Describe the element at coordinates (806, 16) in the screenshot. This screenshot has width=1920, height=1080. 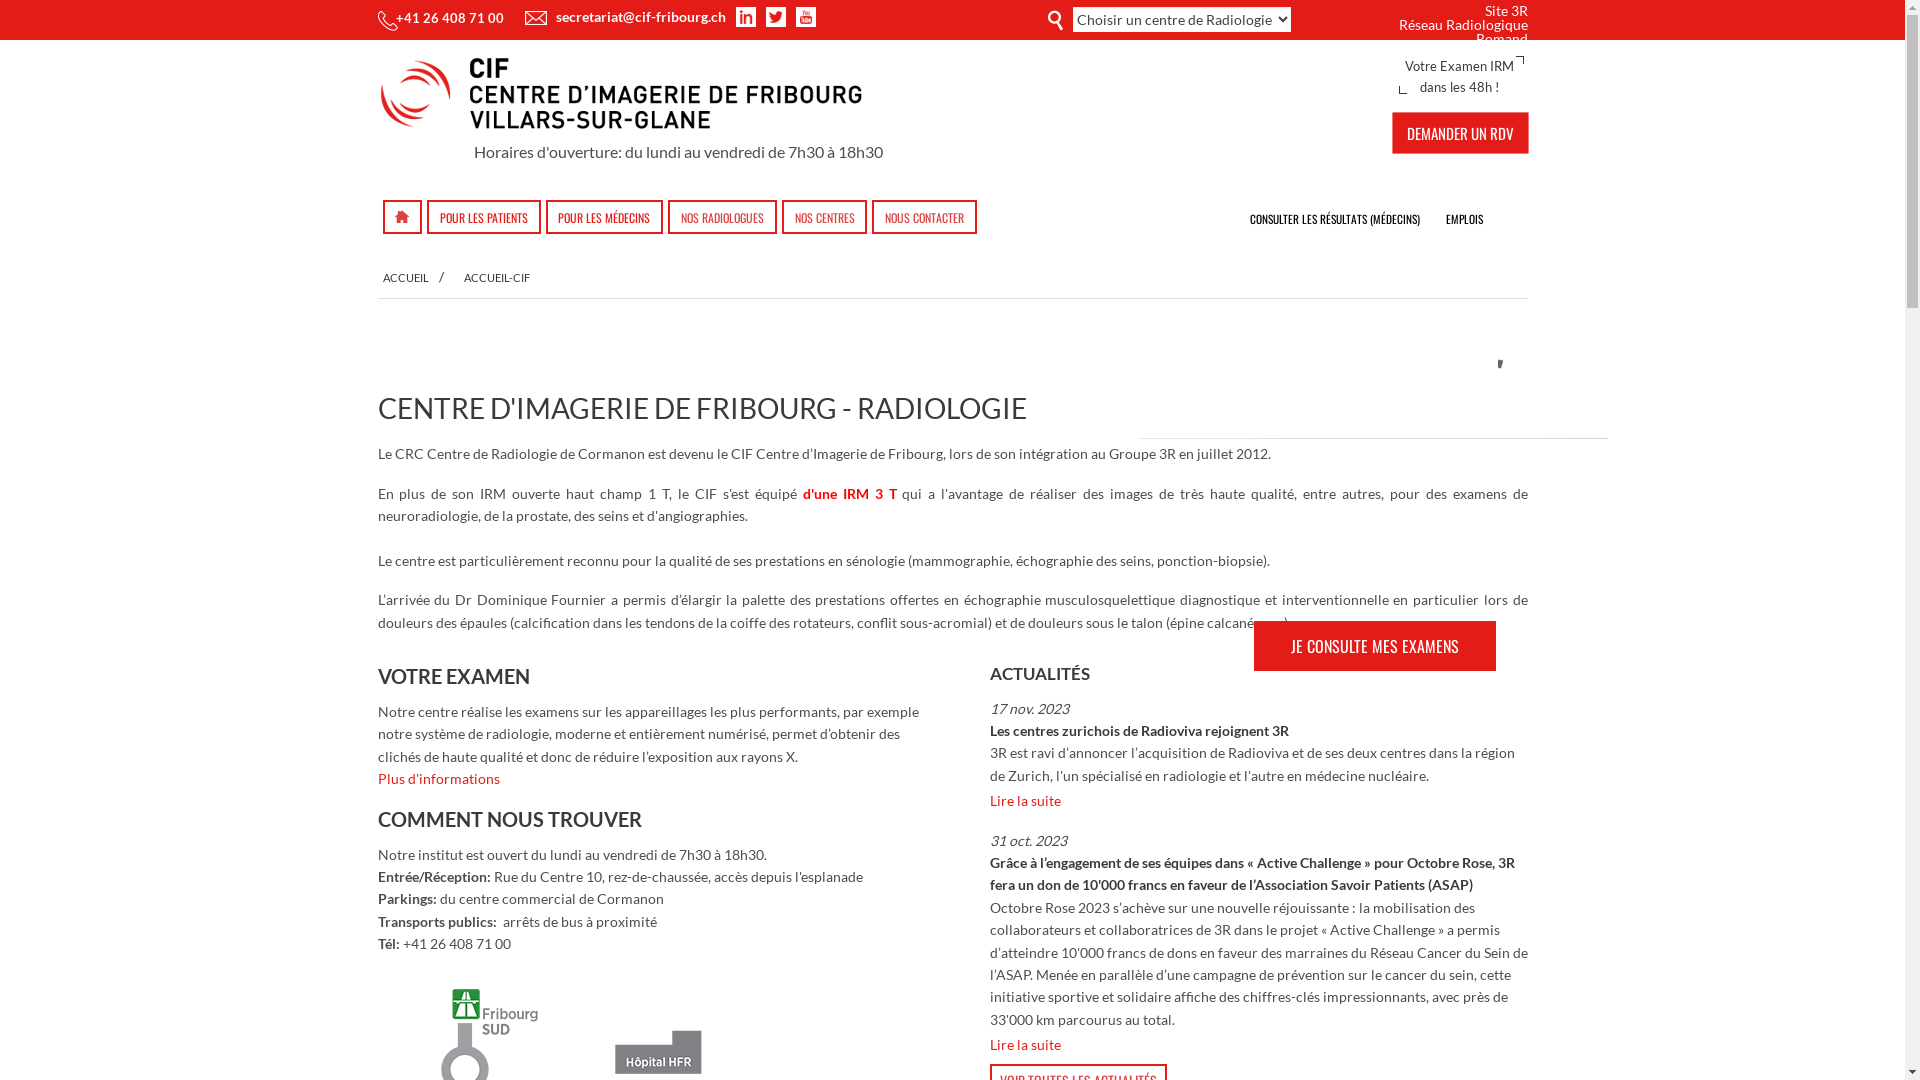
I see `'youtube'` at that location.